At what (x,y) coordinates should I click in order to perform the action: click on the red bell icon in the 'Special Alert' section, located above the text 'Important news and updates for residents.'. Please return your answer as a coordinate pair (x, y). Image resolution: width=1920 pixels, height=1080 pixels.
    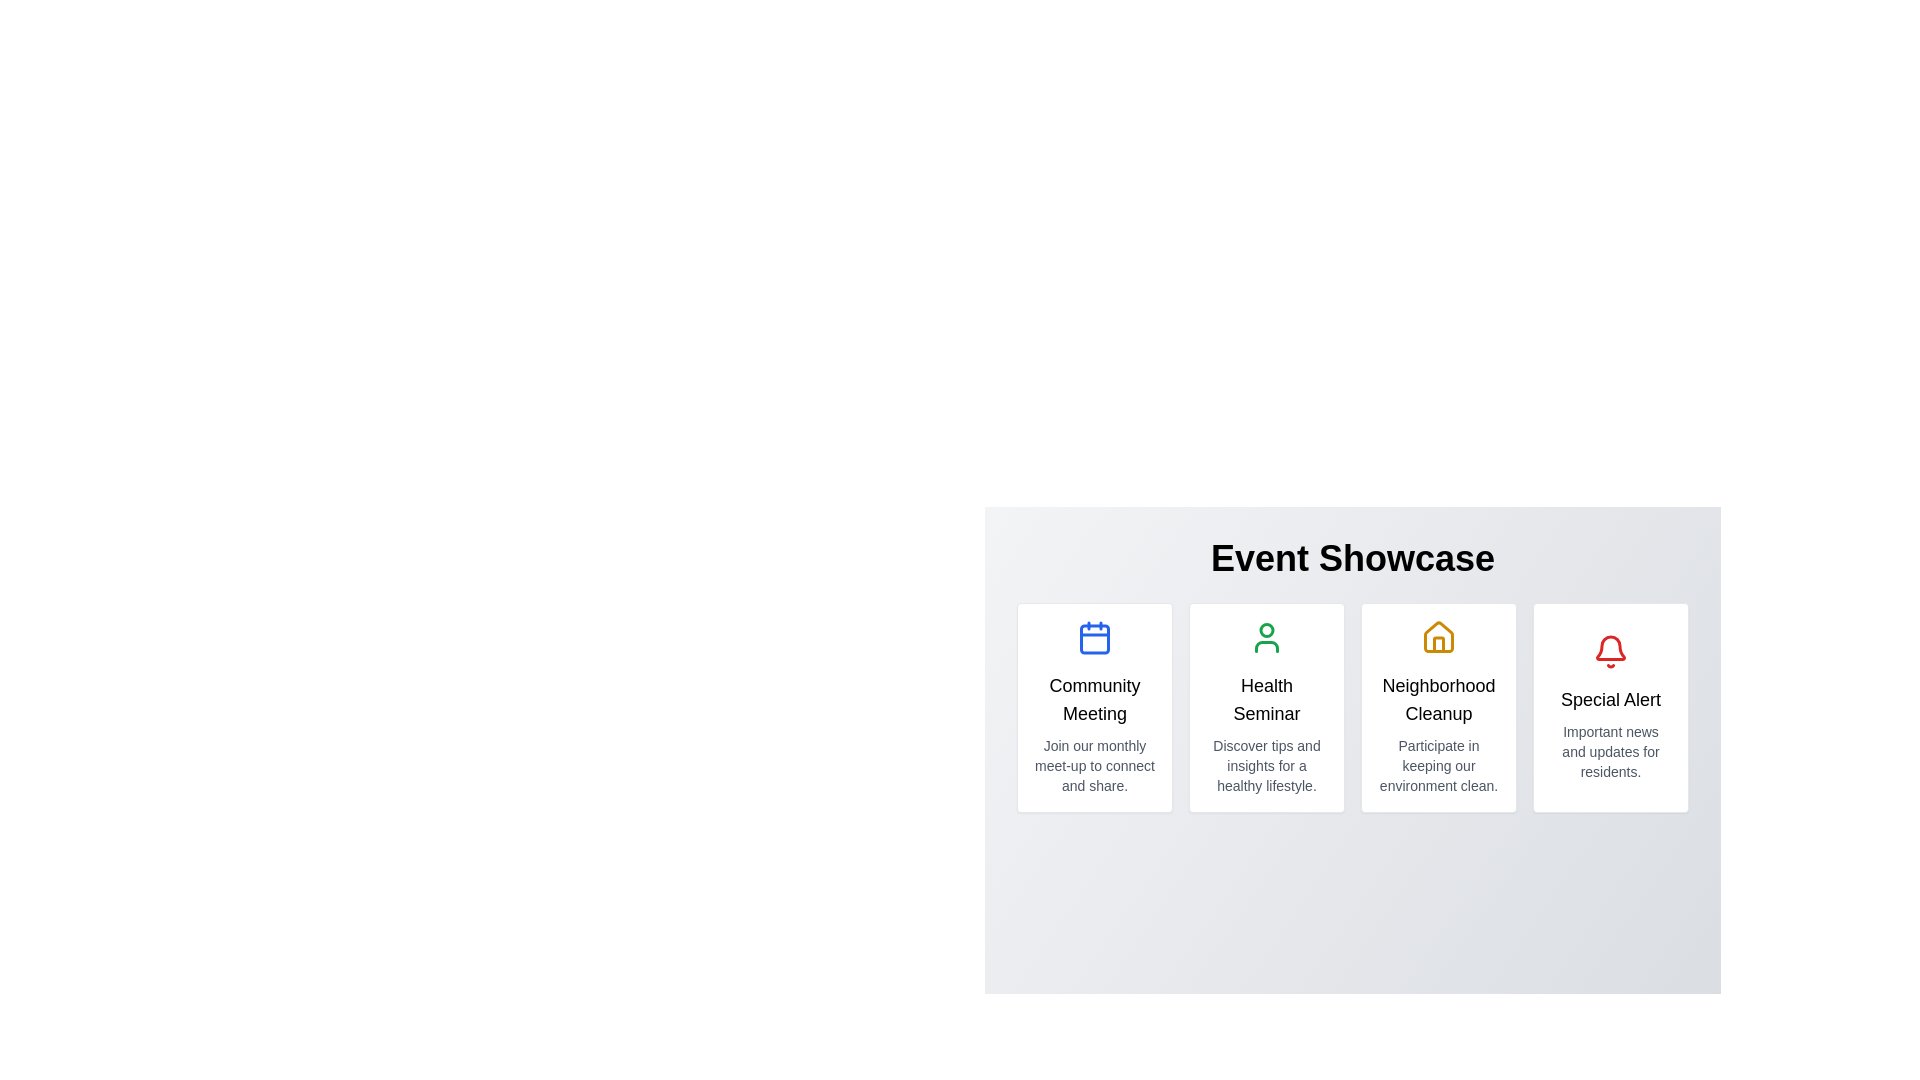
    Looking at the image, I should click on (1611, 651).